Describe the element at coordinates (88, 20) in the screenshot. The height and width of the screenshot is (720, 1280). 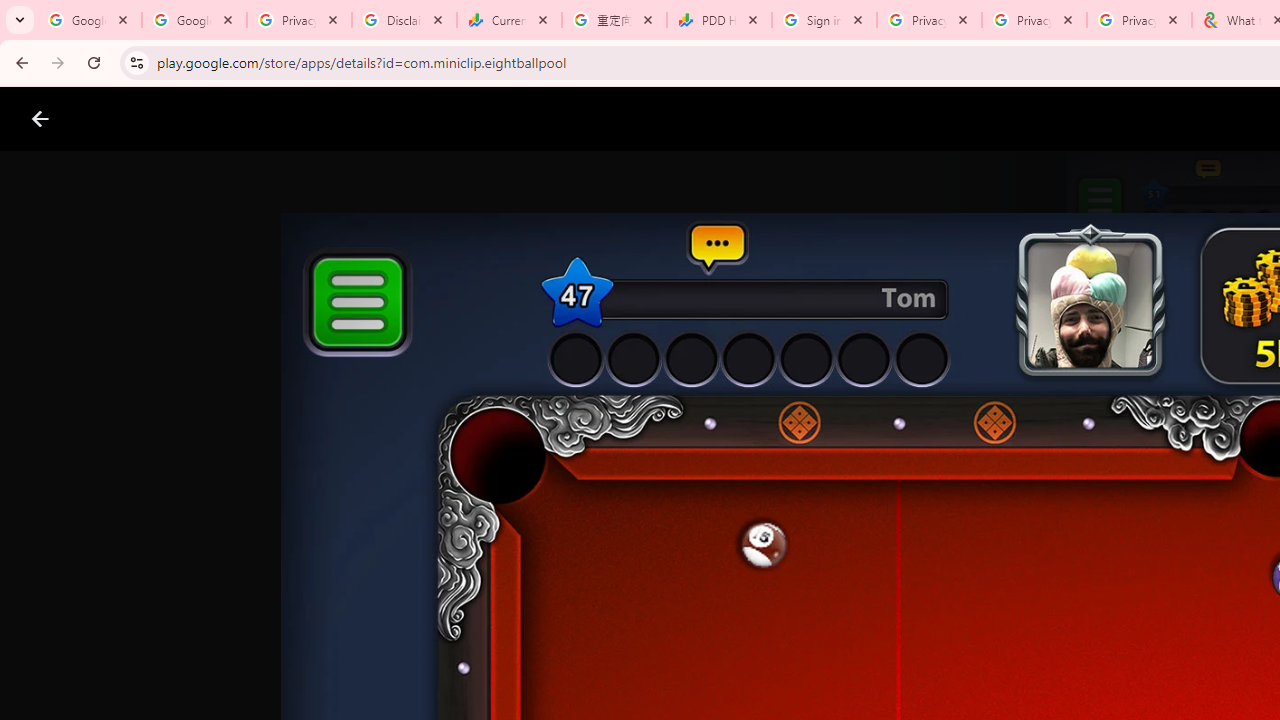
I see `'Google Workspace Admin Community'` at that location.